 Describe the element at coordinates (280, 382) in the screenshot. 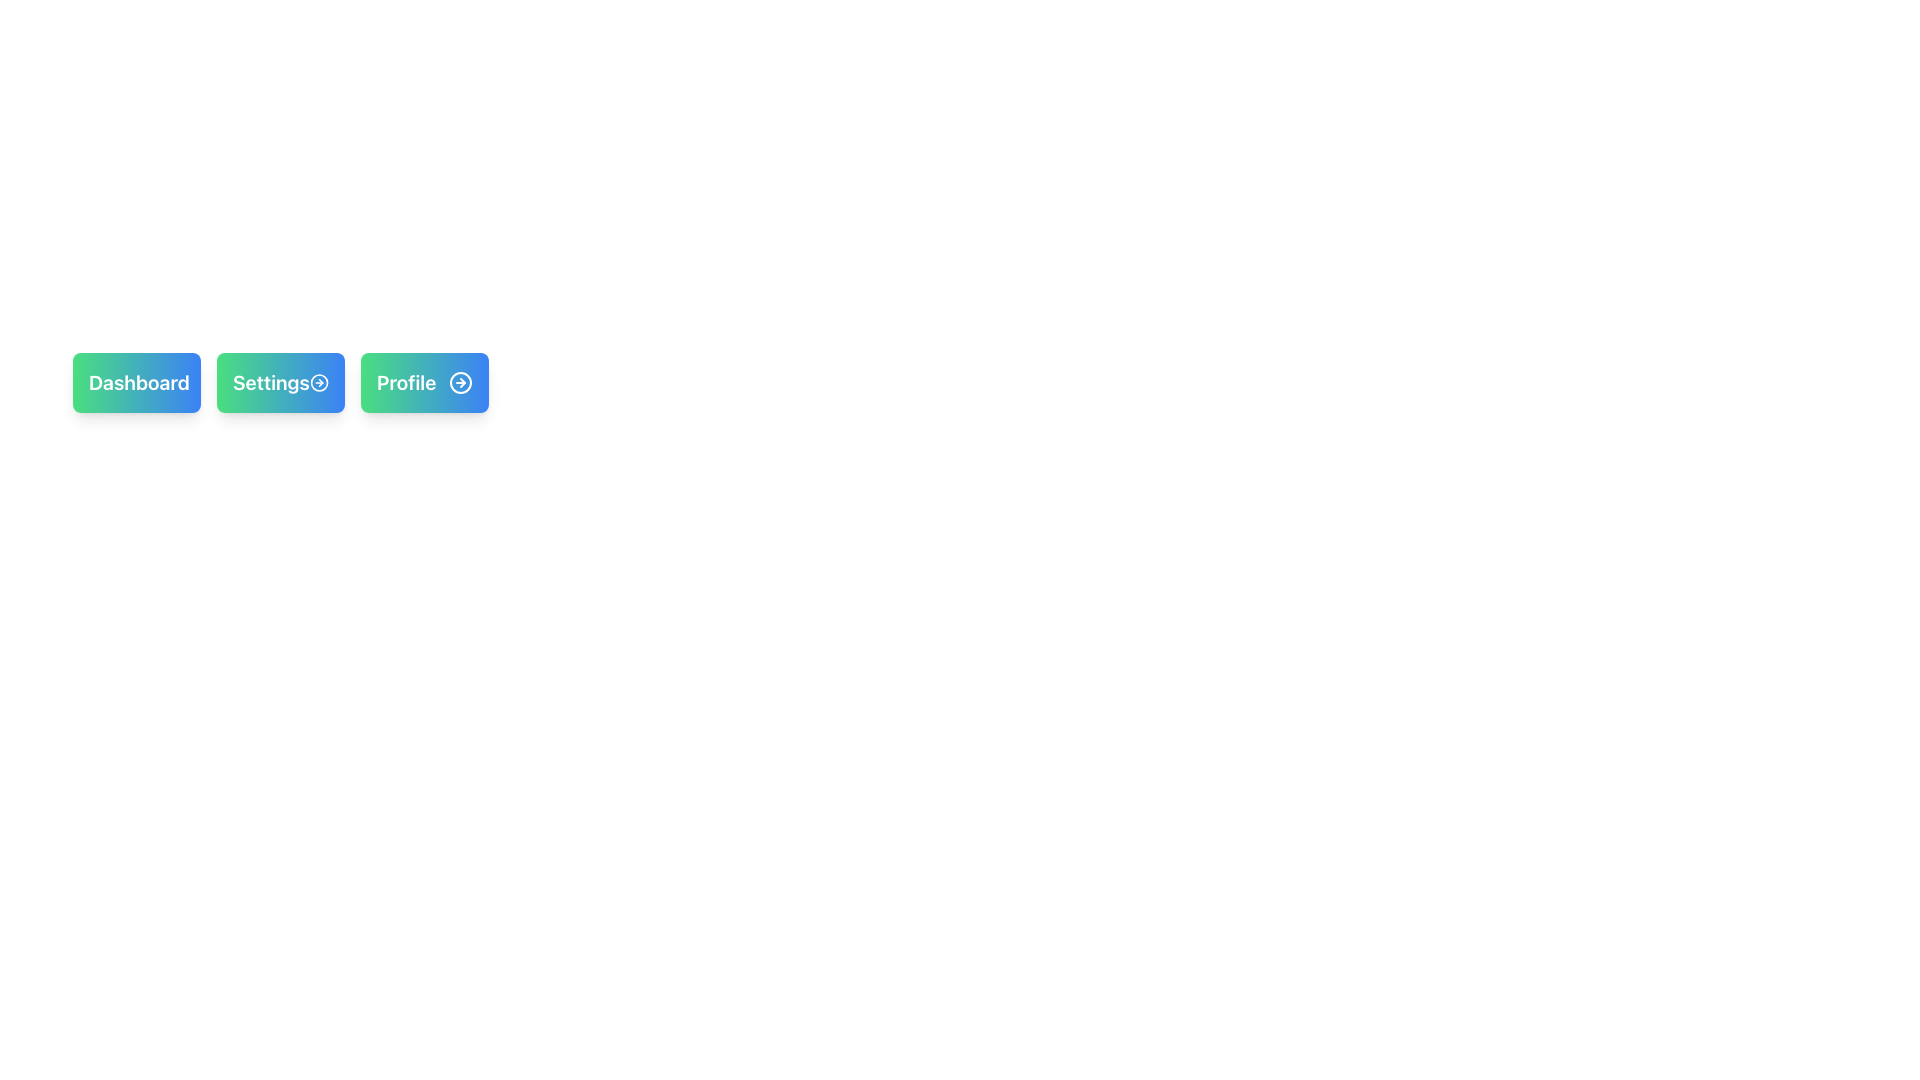

I see `the 'Settings' button in the center of the button-like grid, which is the second item in a three-column layout` at that location.